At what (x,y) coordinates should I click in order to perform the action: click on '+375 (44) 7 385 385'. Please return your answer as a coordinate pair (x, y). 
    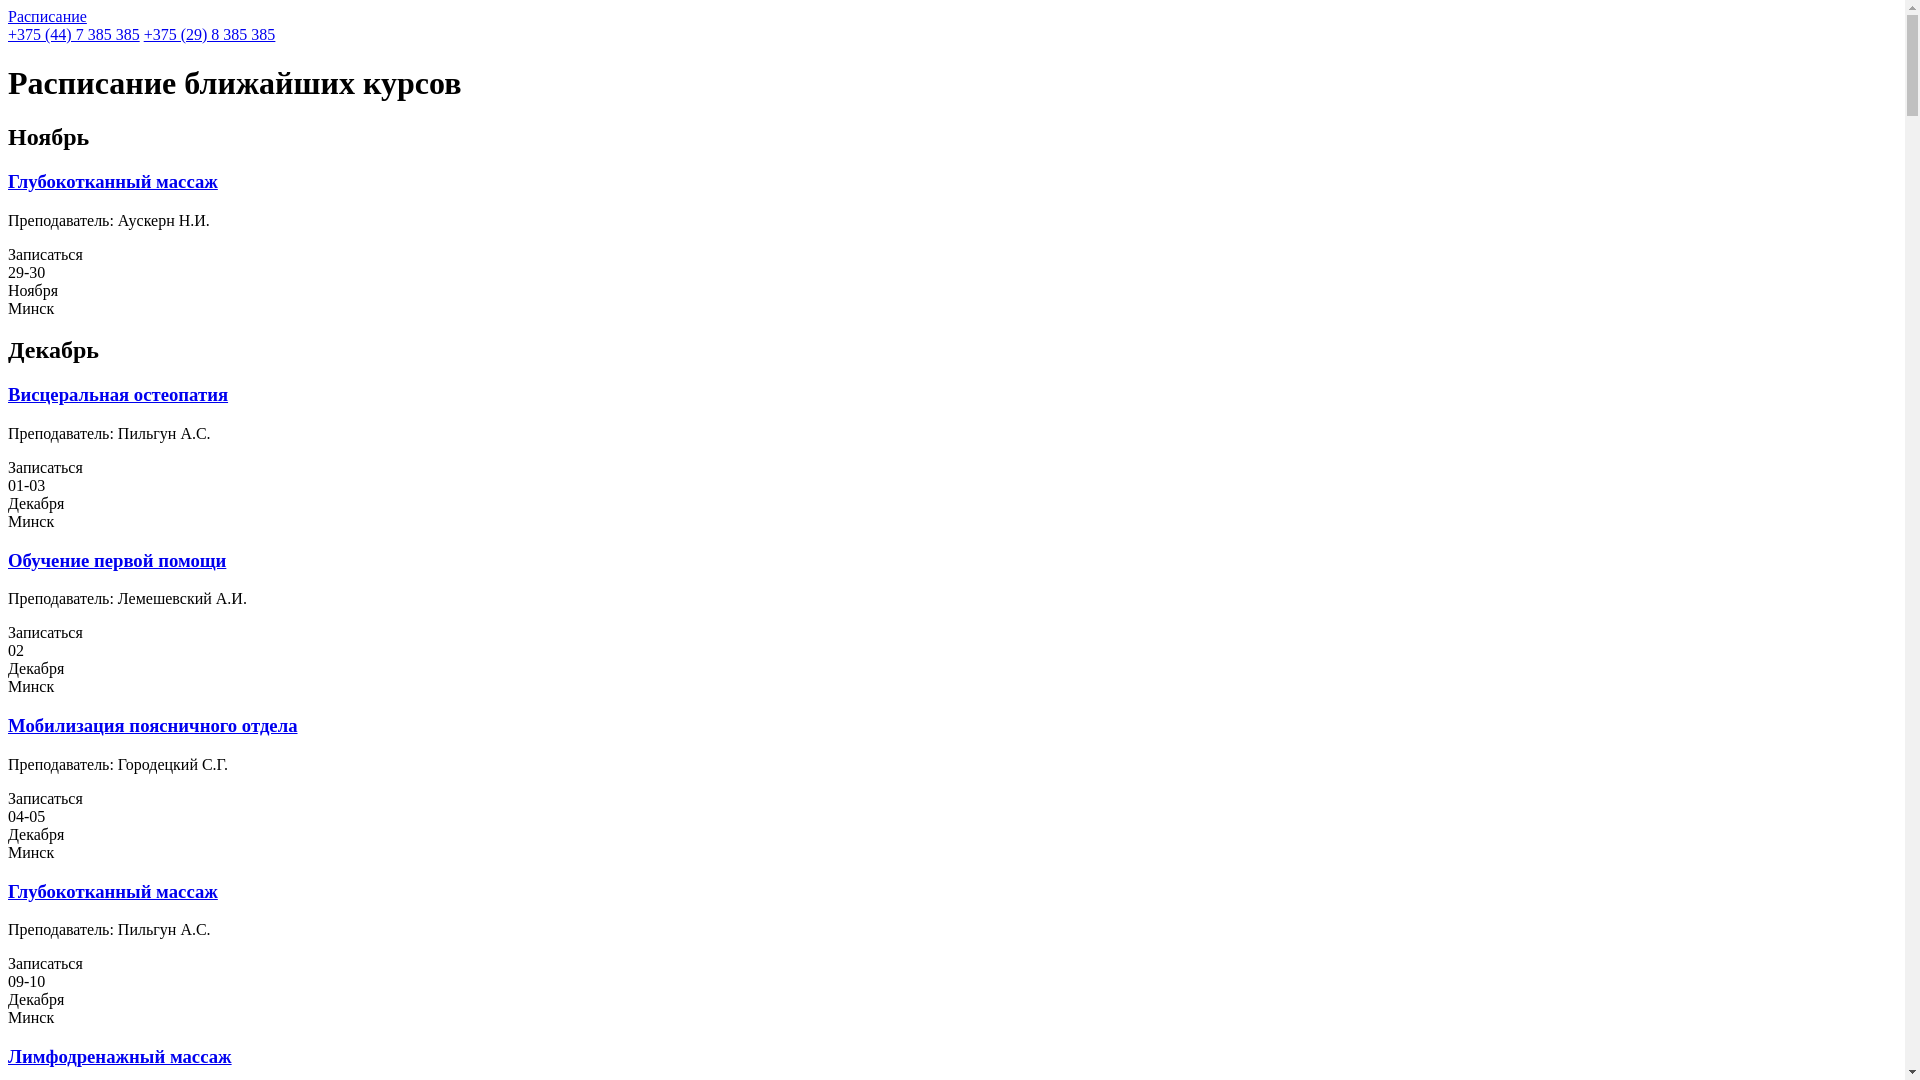
    Looking at the image, I should click on (73, 34).